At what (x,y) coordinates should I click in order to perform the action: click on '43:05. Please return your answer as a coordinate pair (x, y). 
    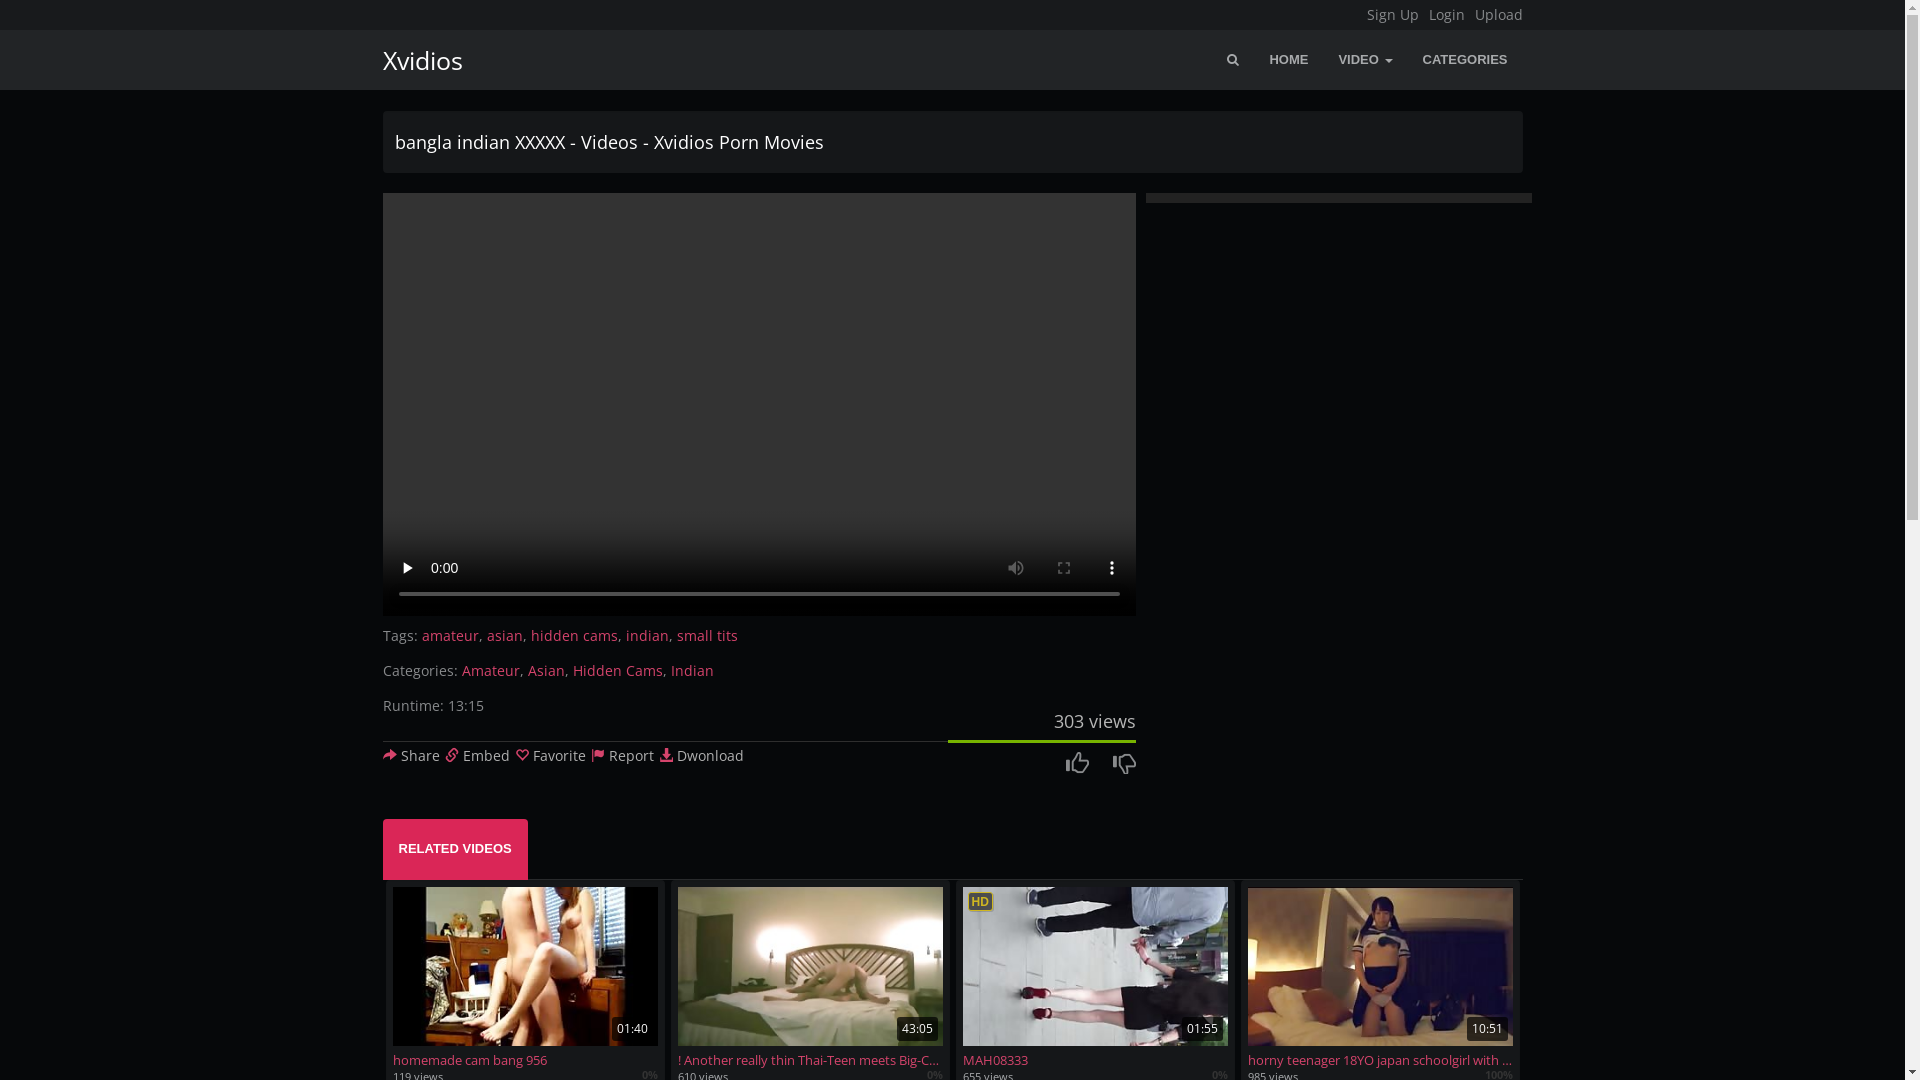
    Looking at the image, I should click on (810, 977).